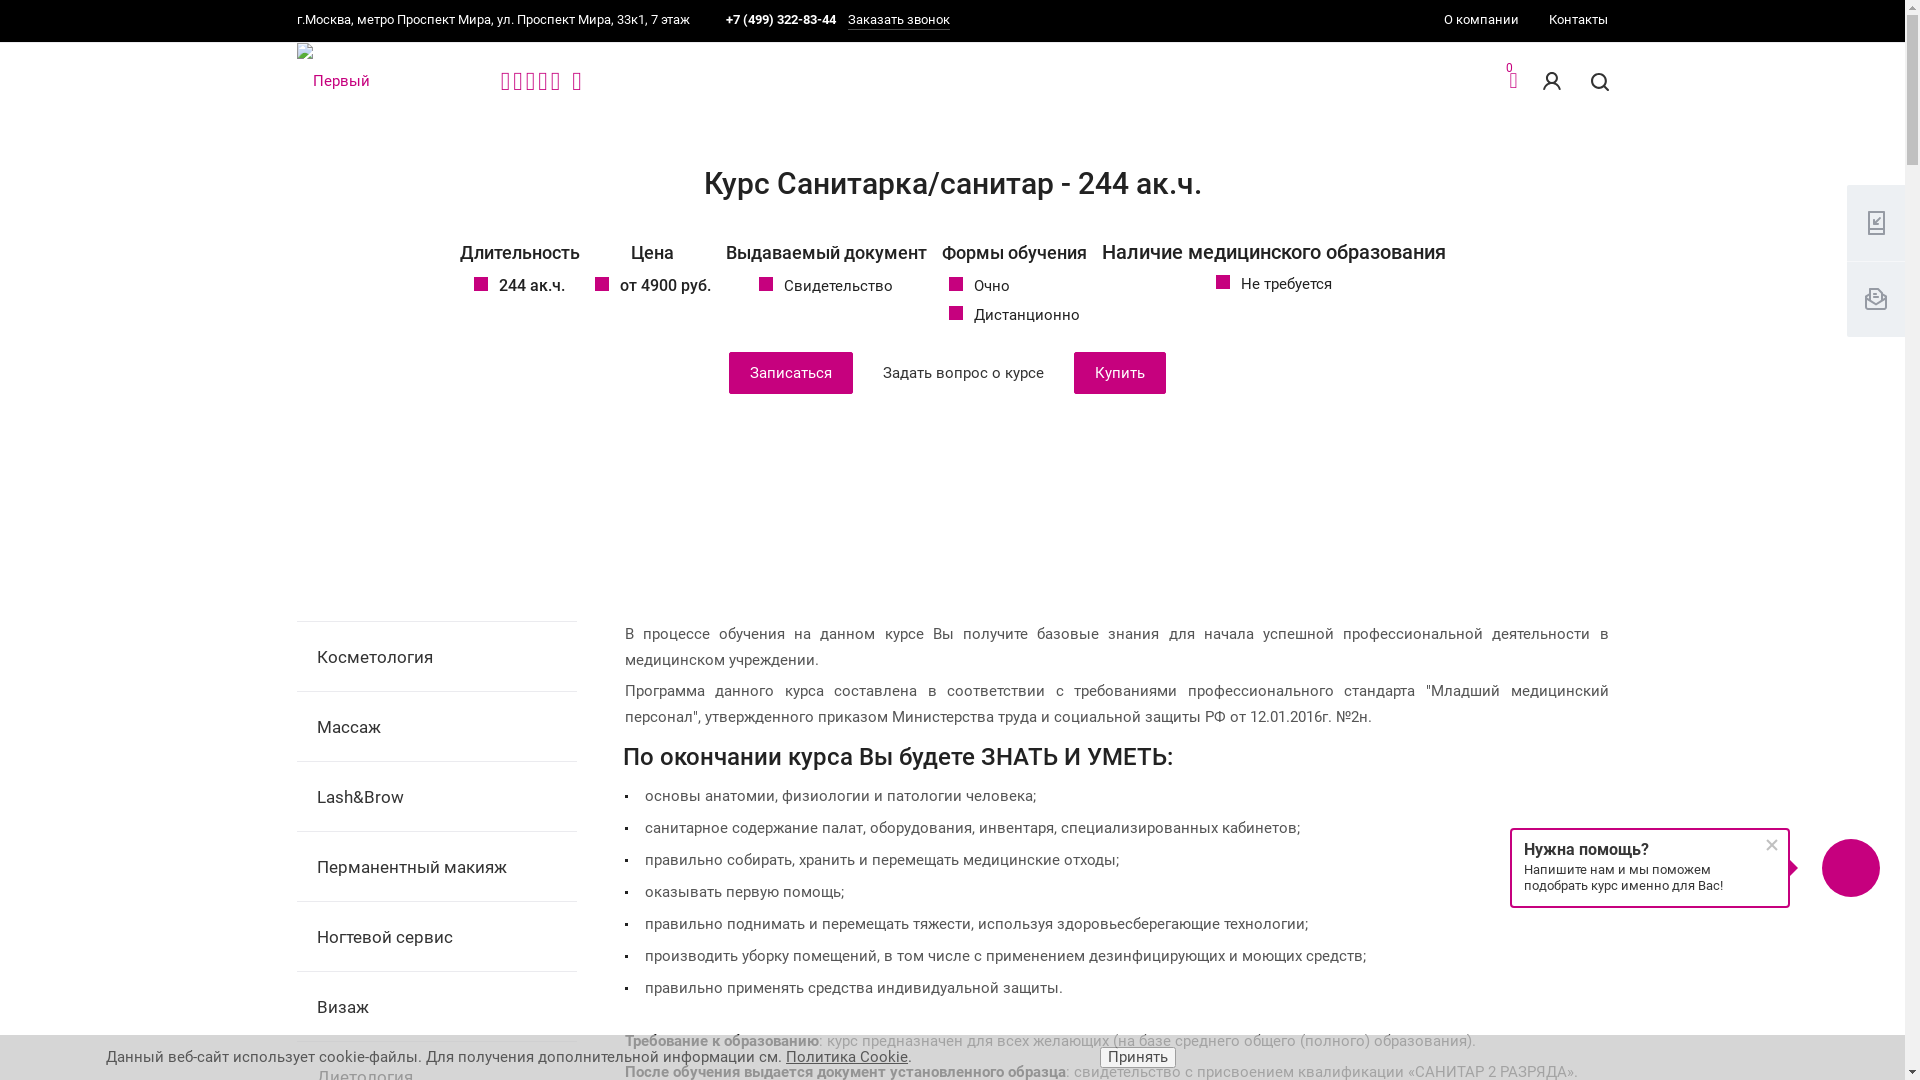  Describe the element at coordinates (1512, 82) in the screenshot. I see `'0'` at that location.